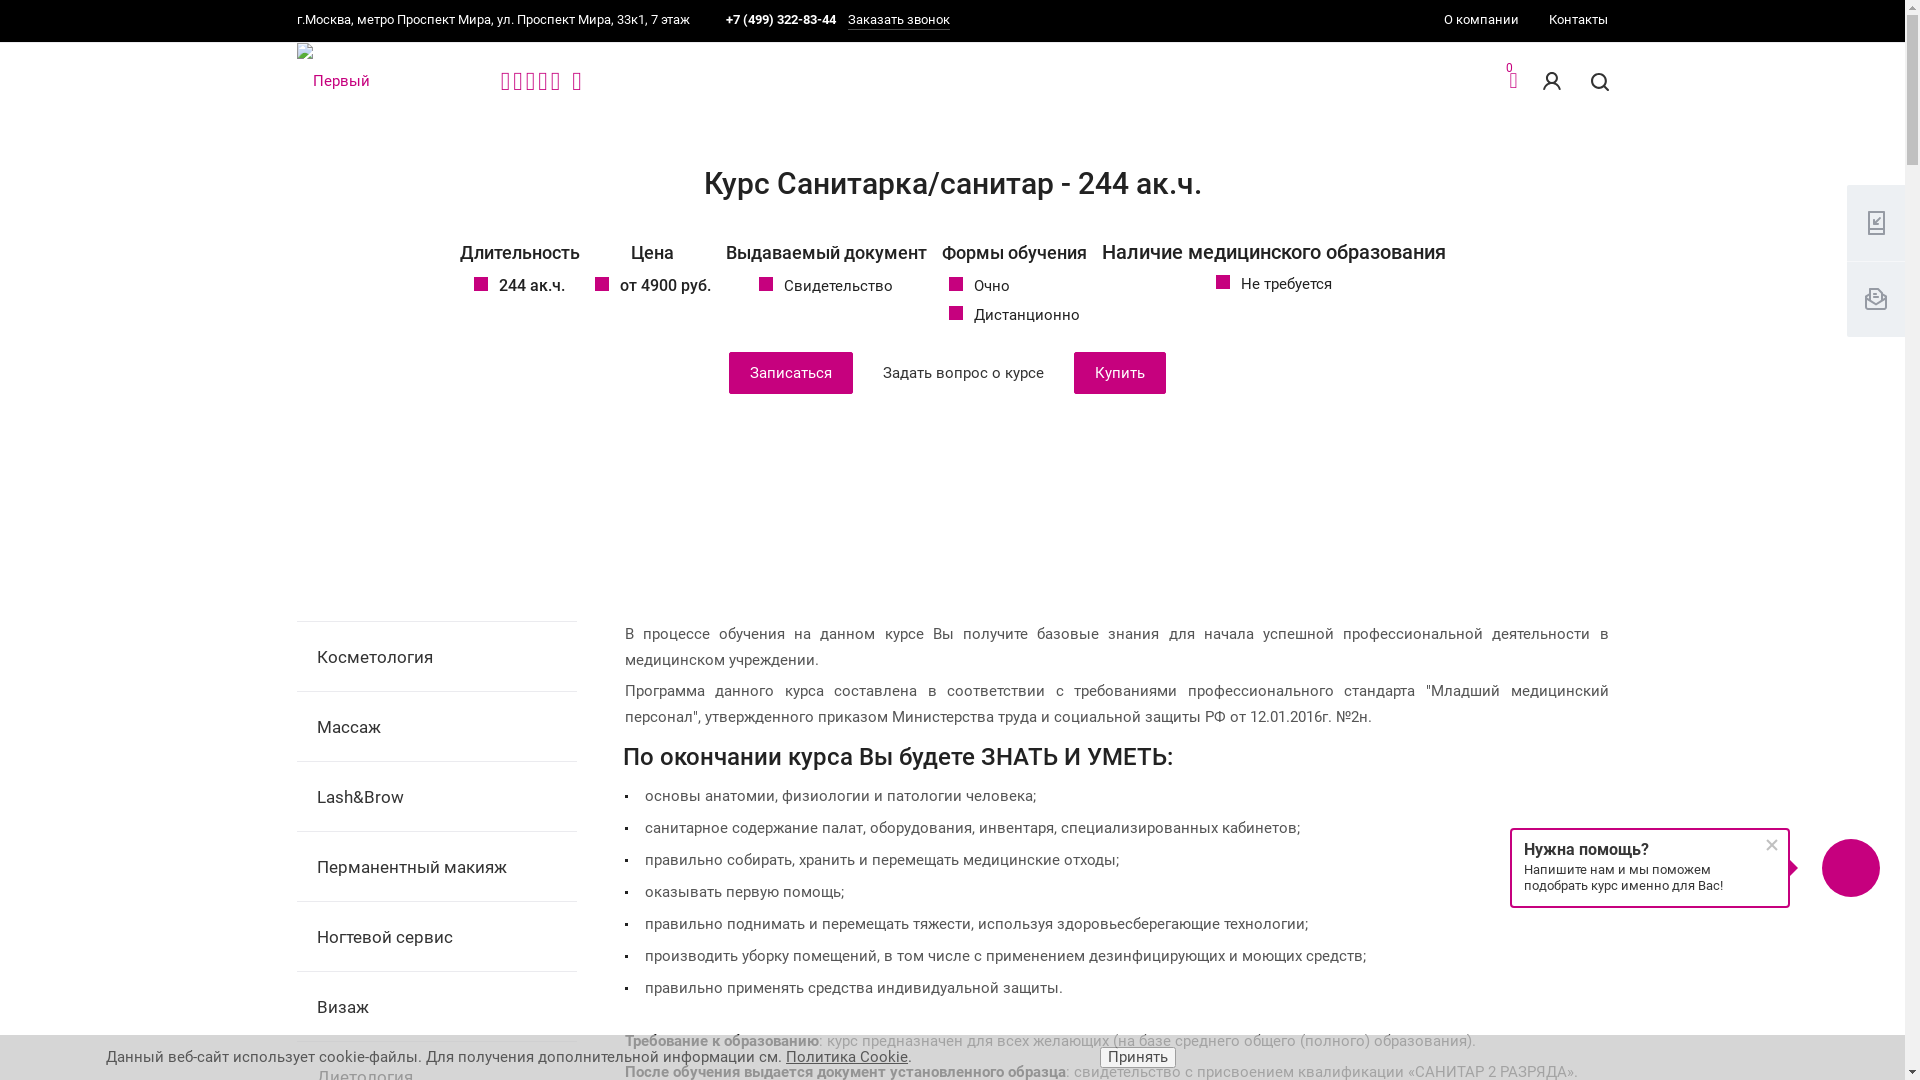  Describe the element at coordinates (1512, 82) in the screenshot. I see `'0'` at that location.